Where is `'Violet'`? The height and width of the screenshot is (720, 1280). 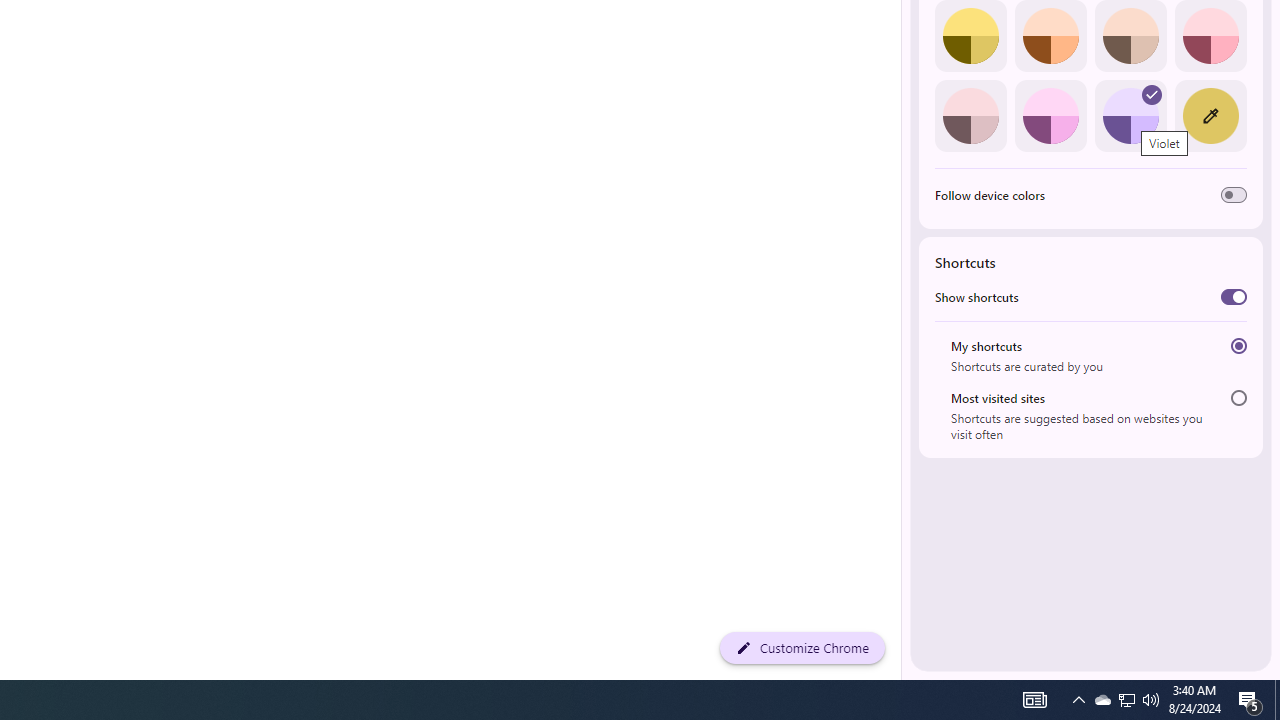 'Violet' is located at coordinates (1130, 115).